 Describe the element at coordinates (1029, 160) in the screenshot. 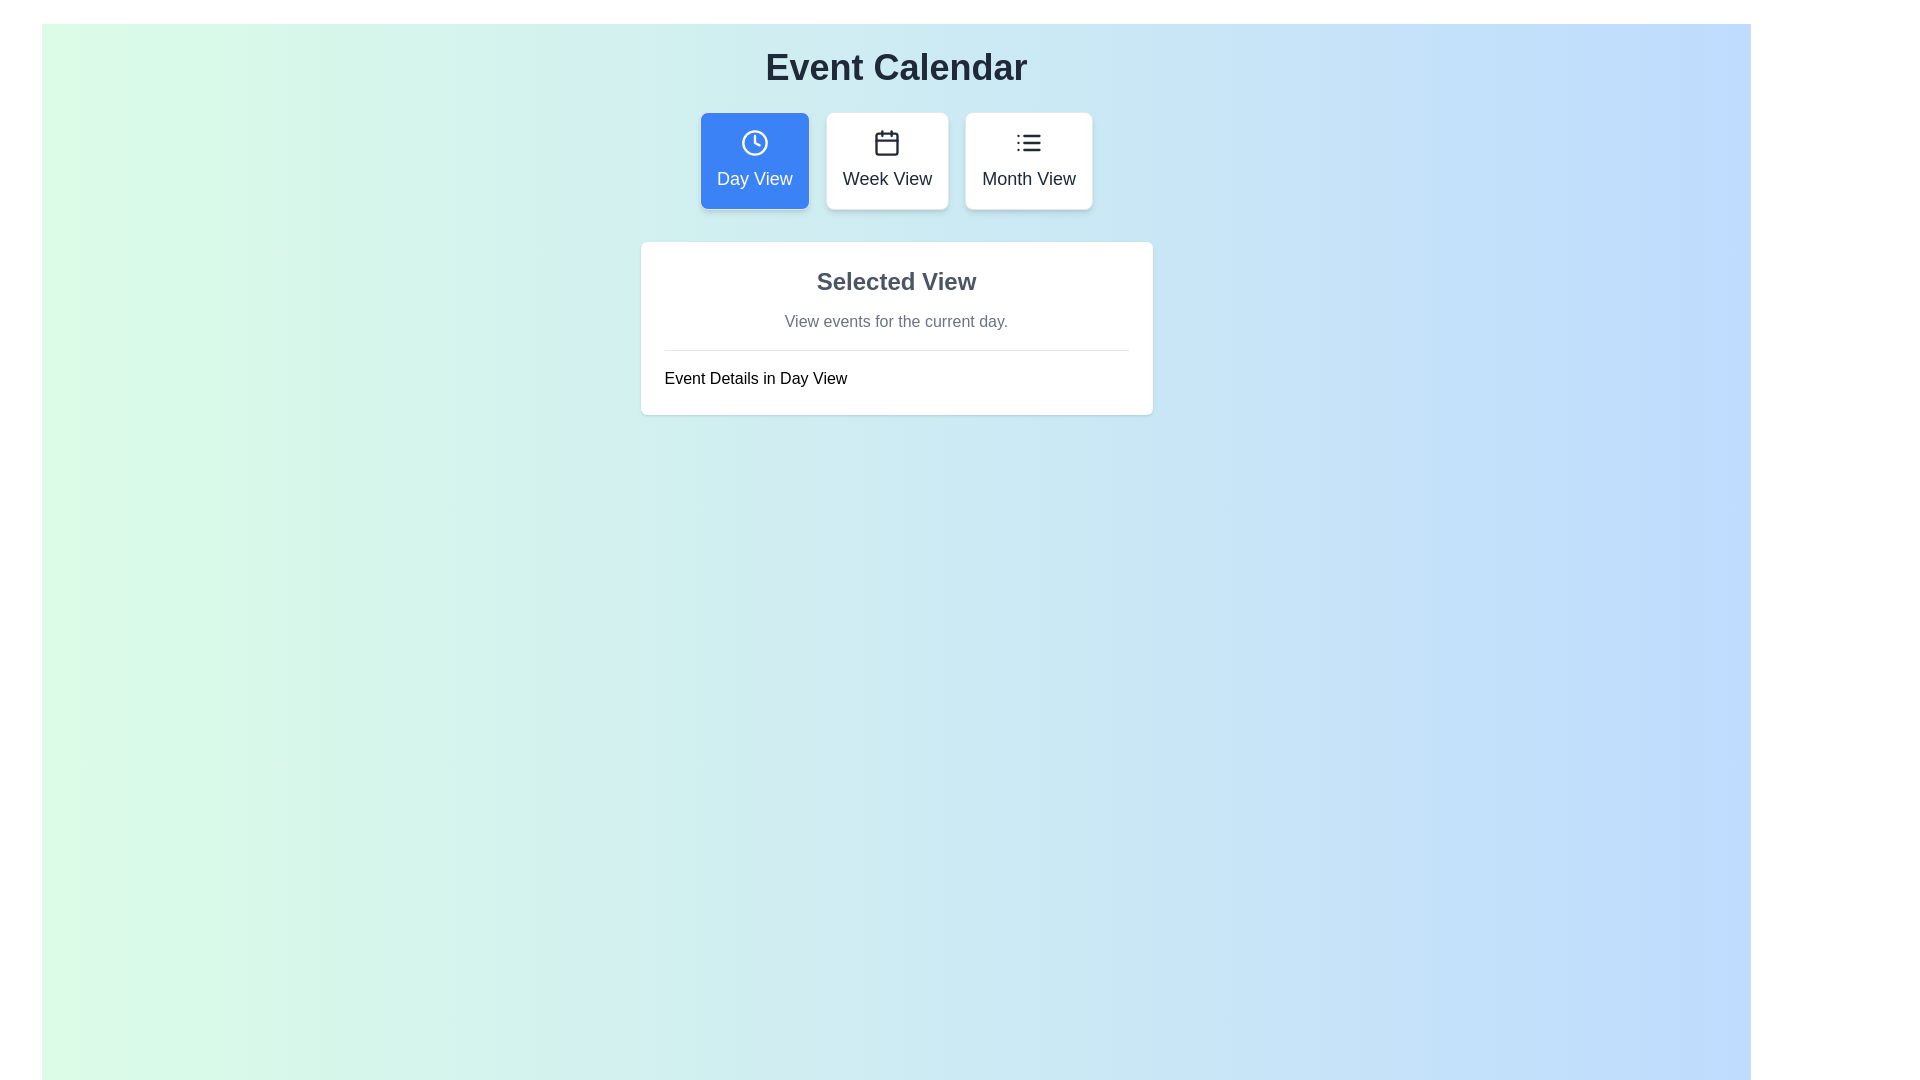

I see `the button labeled 'Month View' to observe its hover effect` at that location.